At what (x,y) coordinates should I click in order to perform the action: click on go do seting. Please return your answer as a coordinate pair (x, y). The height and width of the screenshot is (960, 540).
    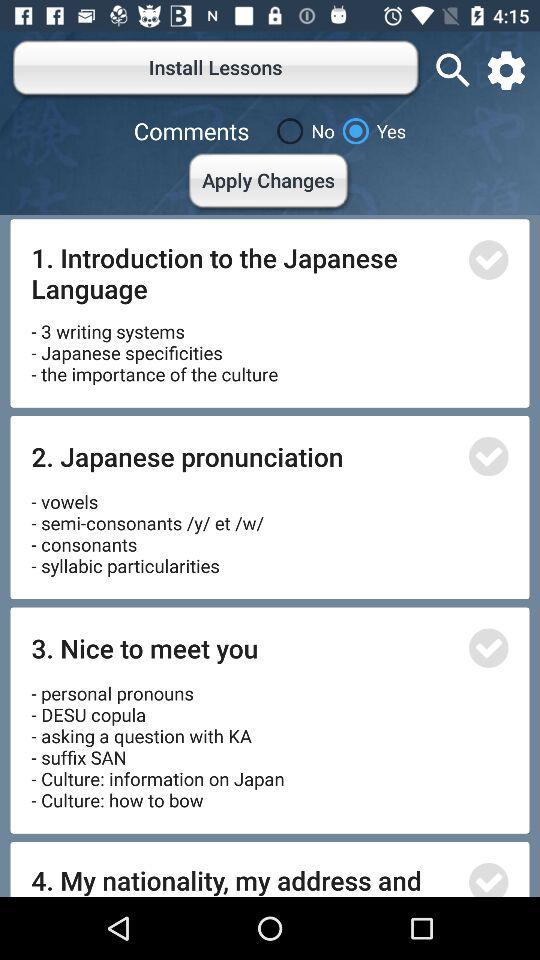
    Looking at the image, I should click on (505, 70).